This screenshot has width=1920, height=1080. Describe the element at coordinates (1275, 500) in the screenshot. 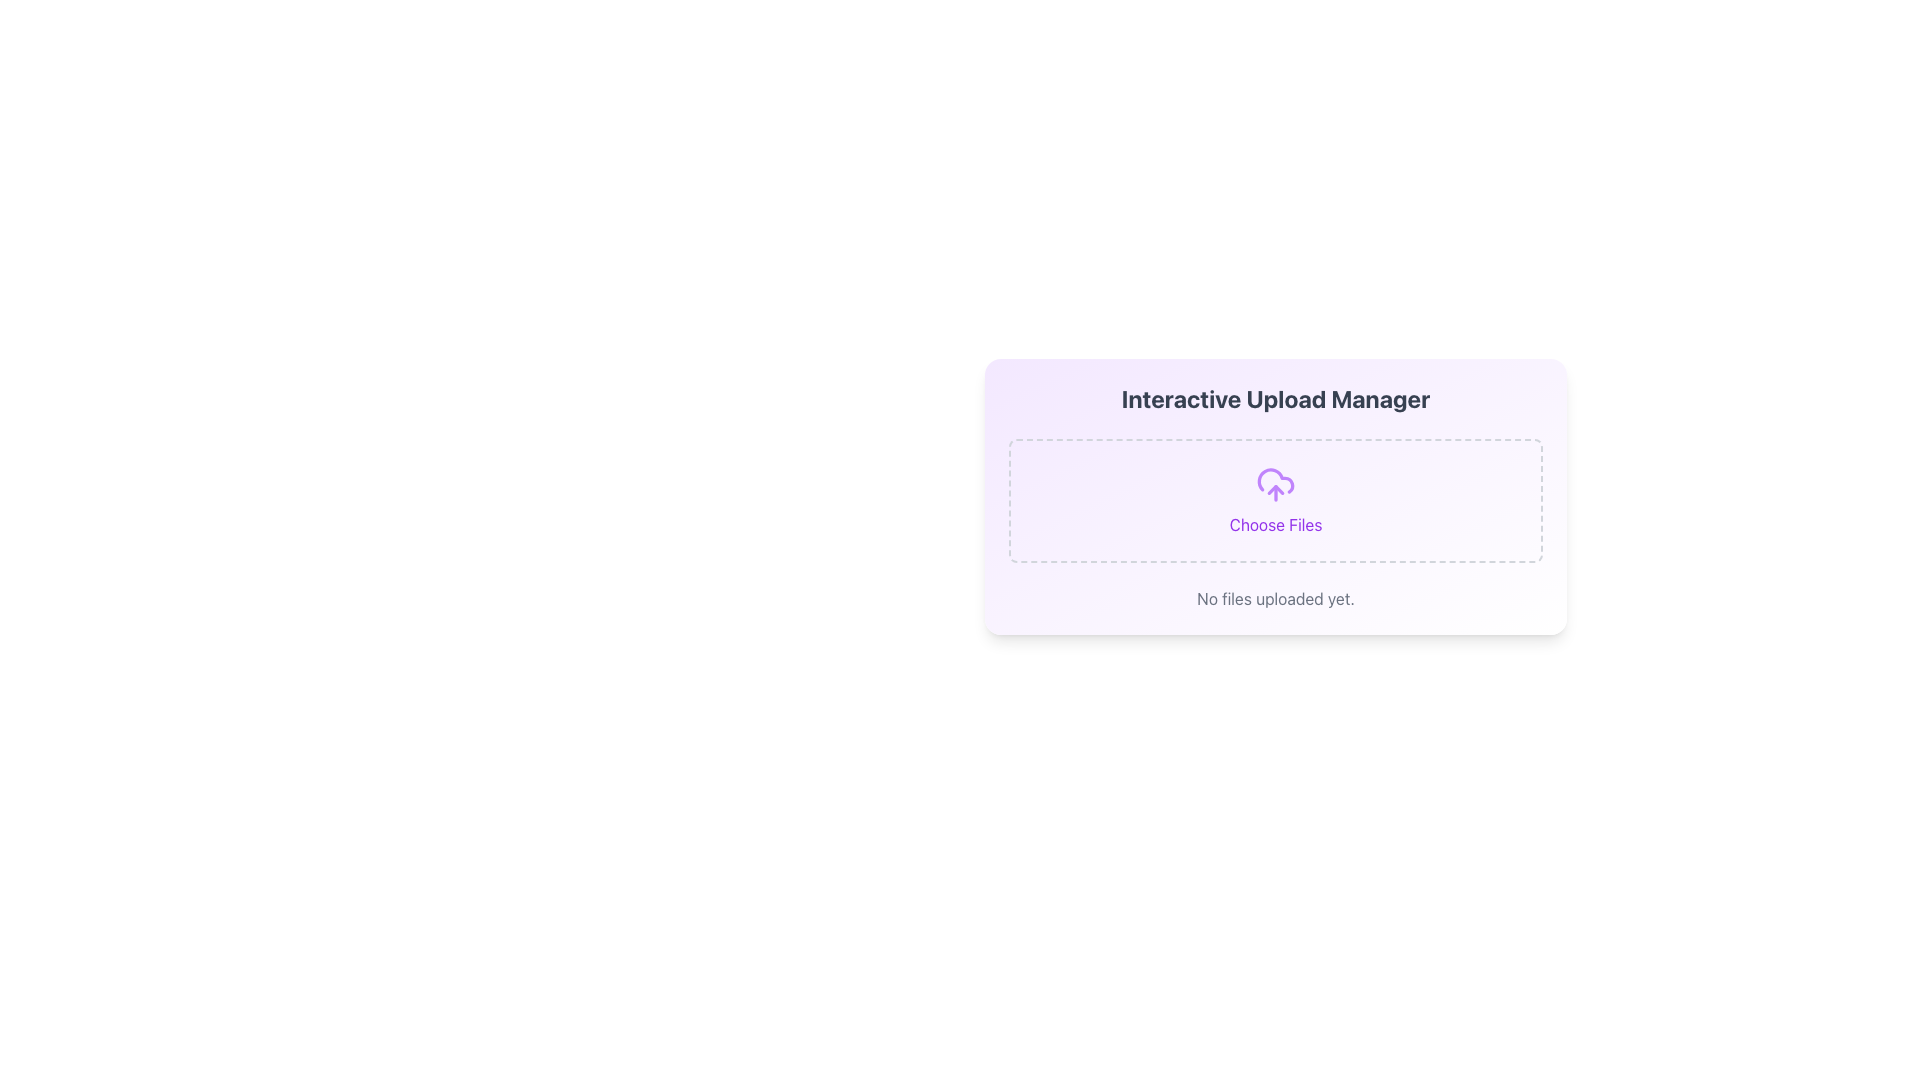

I see `the button labeled for file selection in the 'Interactive Upload Manager' interface` at that location.